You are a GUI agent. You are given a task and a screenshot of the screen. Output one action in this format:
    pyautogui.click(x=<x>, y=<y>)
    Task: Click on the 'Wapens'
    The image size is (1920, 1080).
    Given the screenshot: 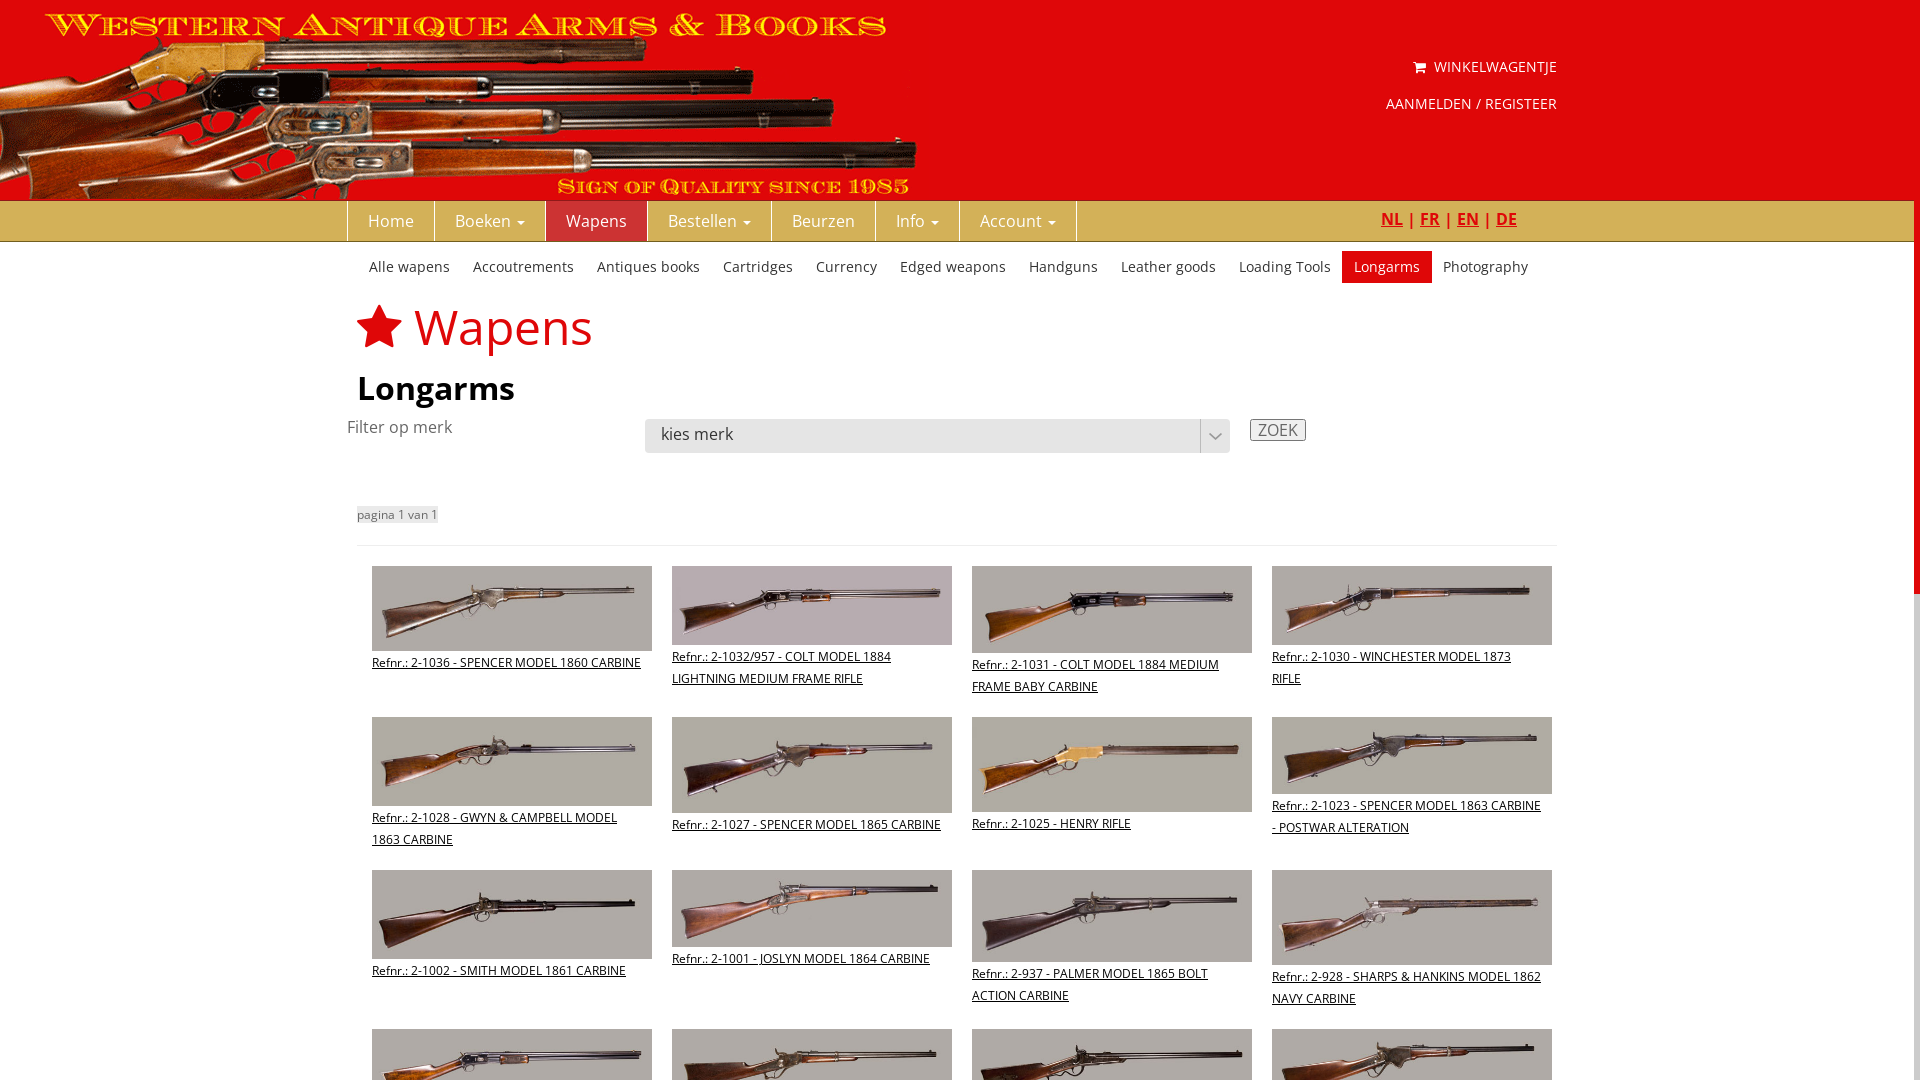 What is the action you would take?
    pyautogui.click(x=595, y=220)
    